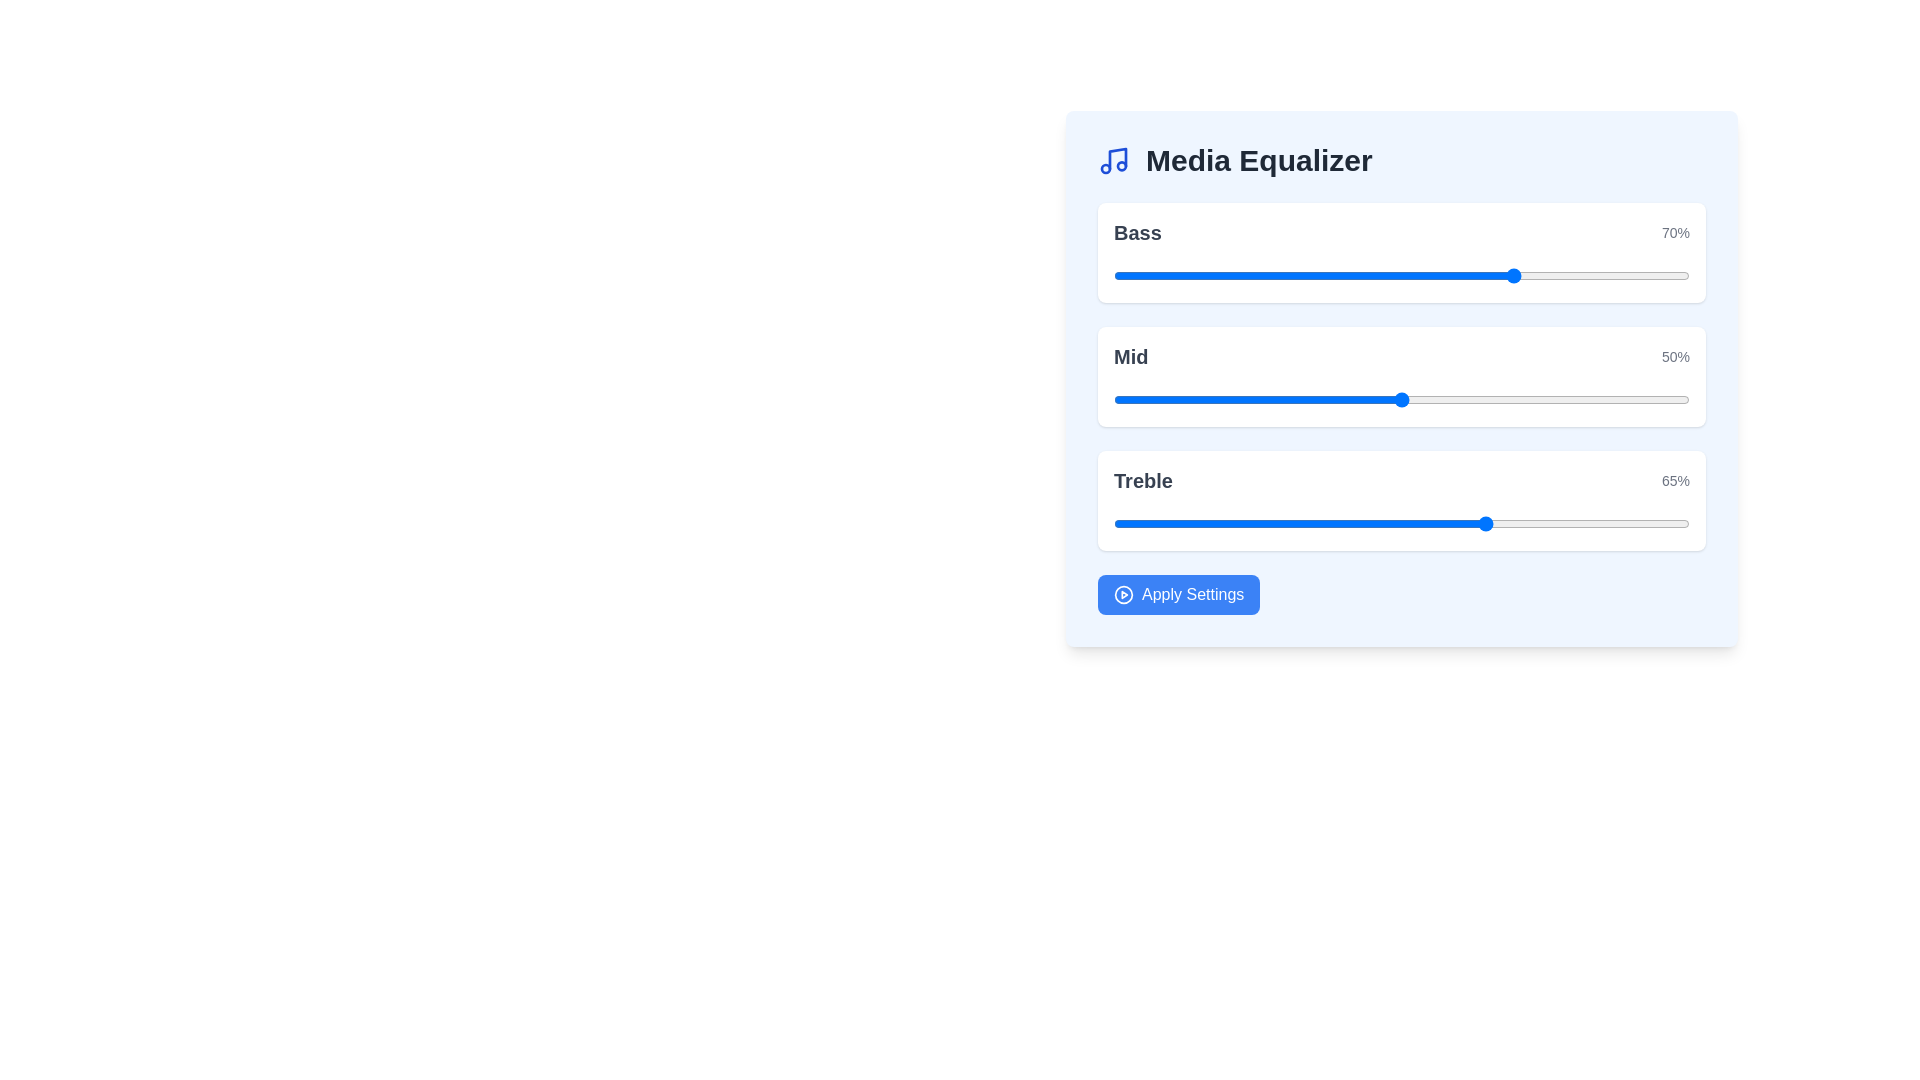  What do you see at coordinates (1511, 400) in the screenshot?
I see `the slider` at bounding box center [1511, 400].